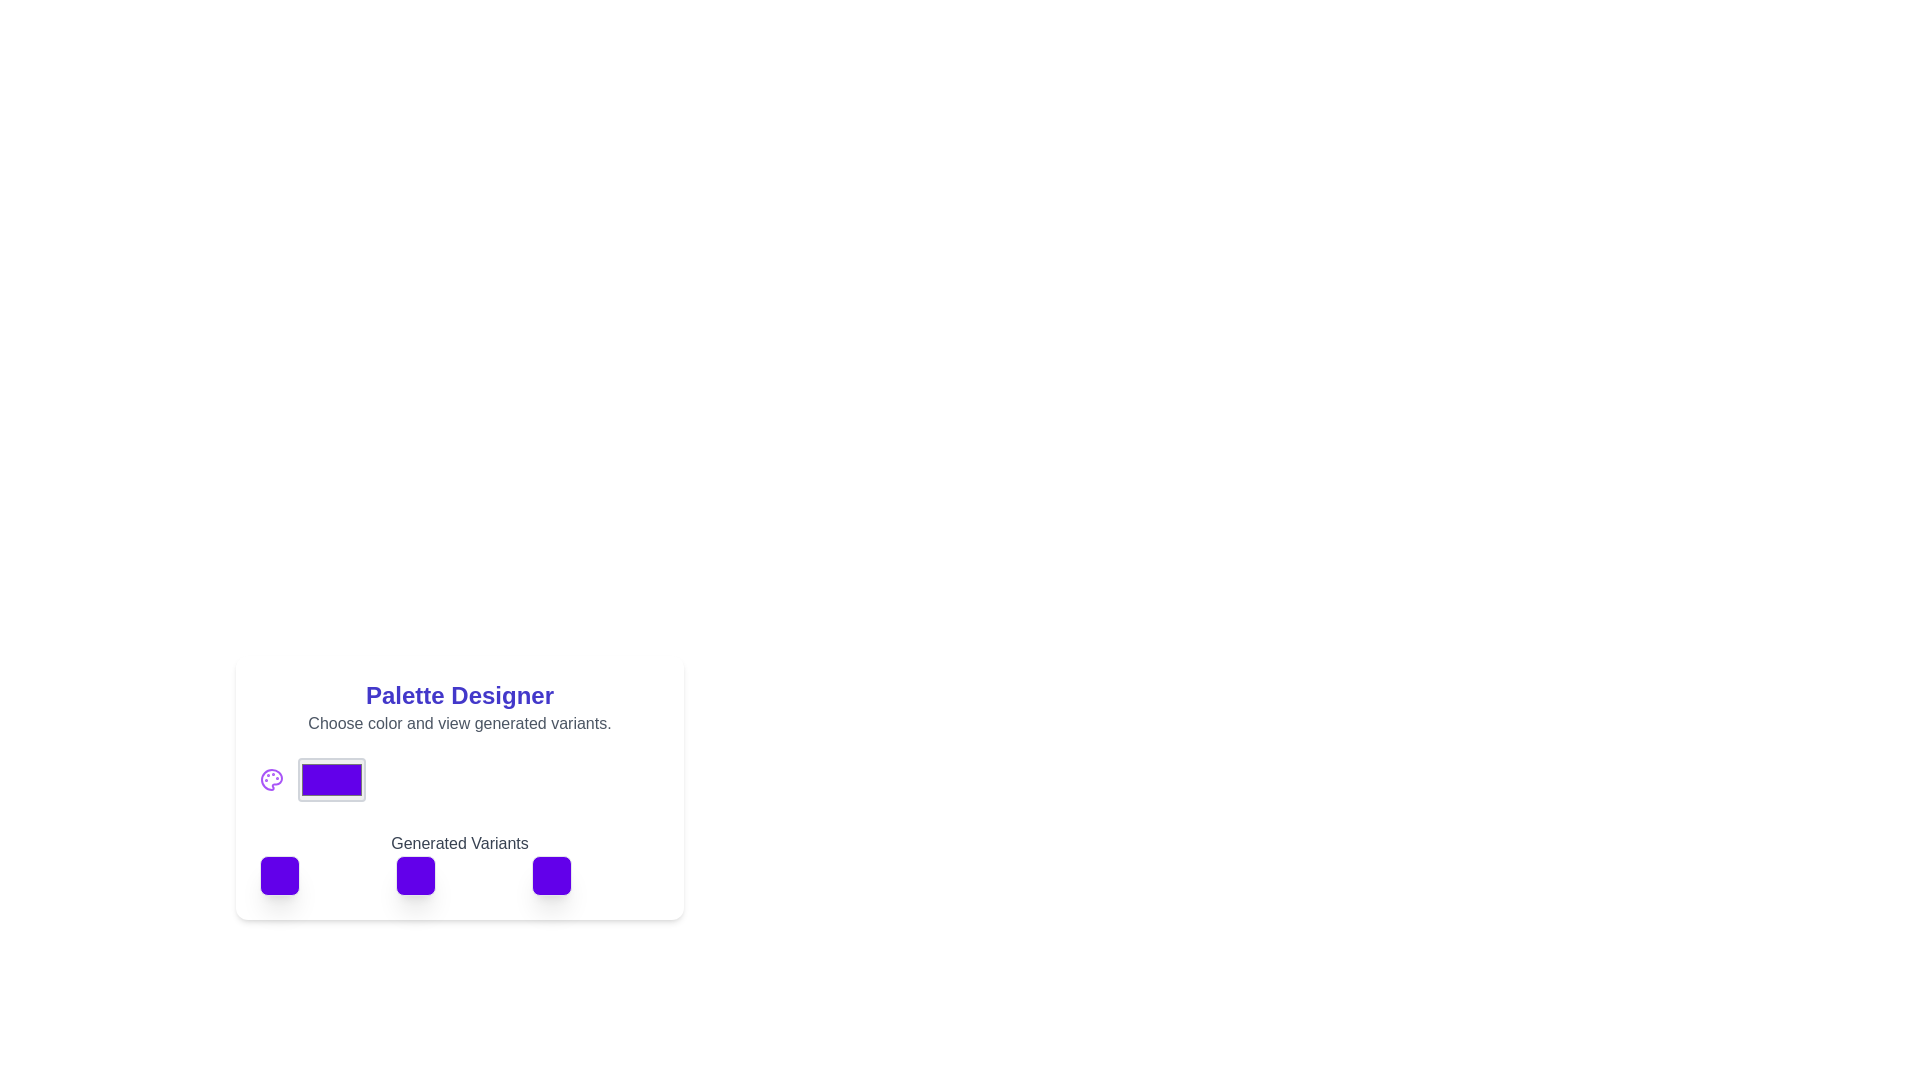 Image resolution: width=1920 pixels, height=1080 pixels. What do you see at coordinates (459, 694) in the screenshot?
I see `the Text Label (Heading) that serves as a title for the section above the description 'Choose color and view generated variants.'` at bounding box center [459, 694].